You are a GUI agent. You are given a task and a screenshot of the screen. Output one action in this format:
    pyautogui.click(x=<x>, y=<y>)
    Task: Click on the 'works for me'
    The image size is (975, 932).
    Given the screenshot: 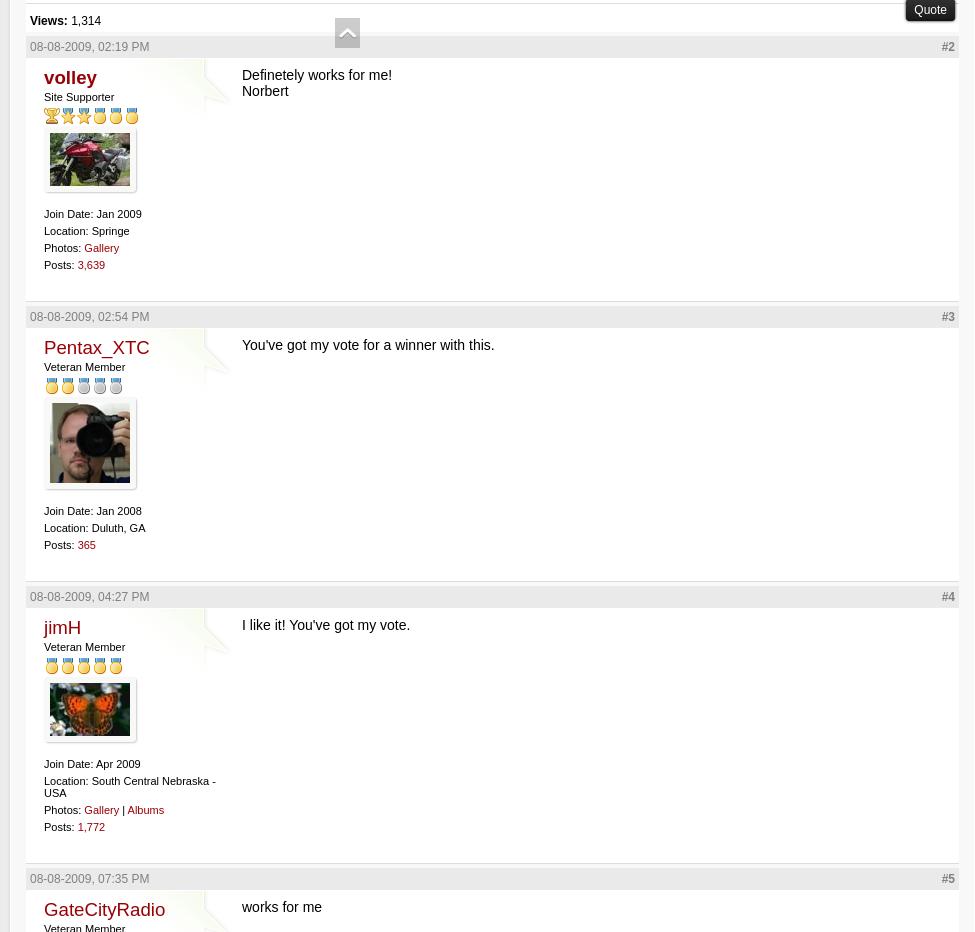 What is the action you would take?
    pyautogui.click(x=281, y=907)
    